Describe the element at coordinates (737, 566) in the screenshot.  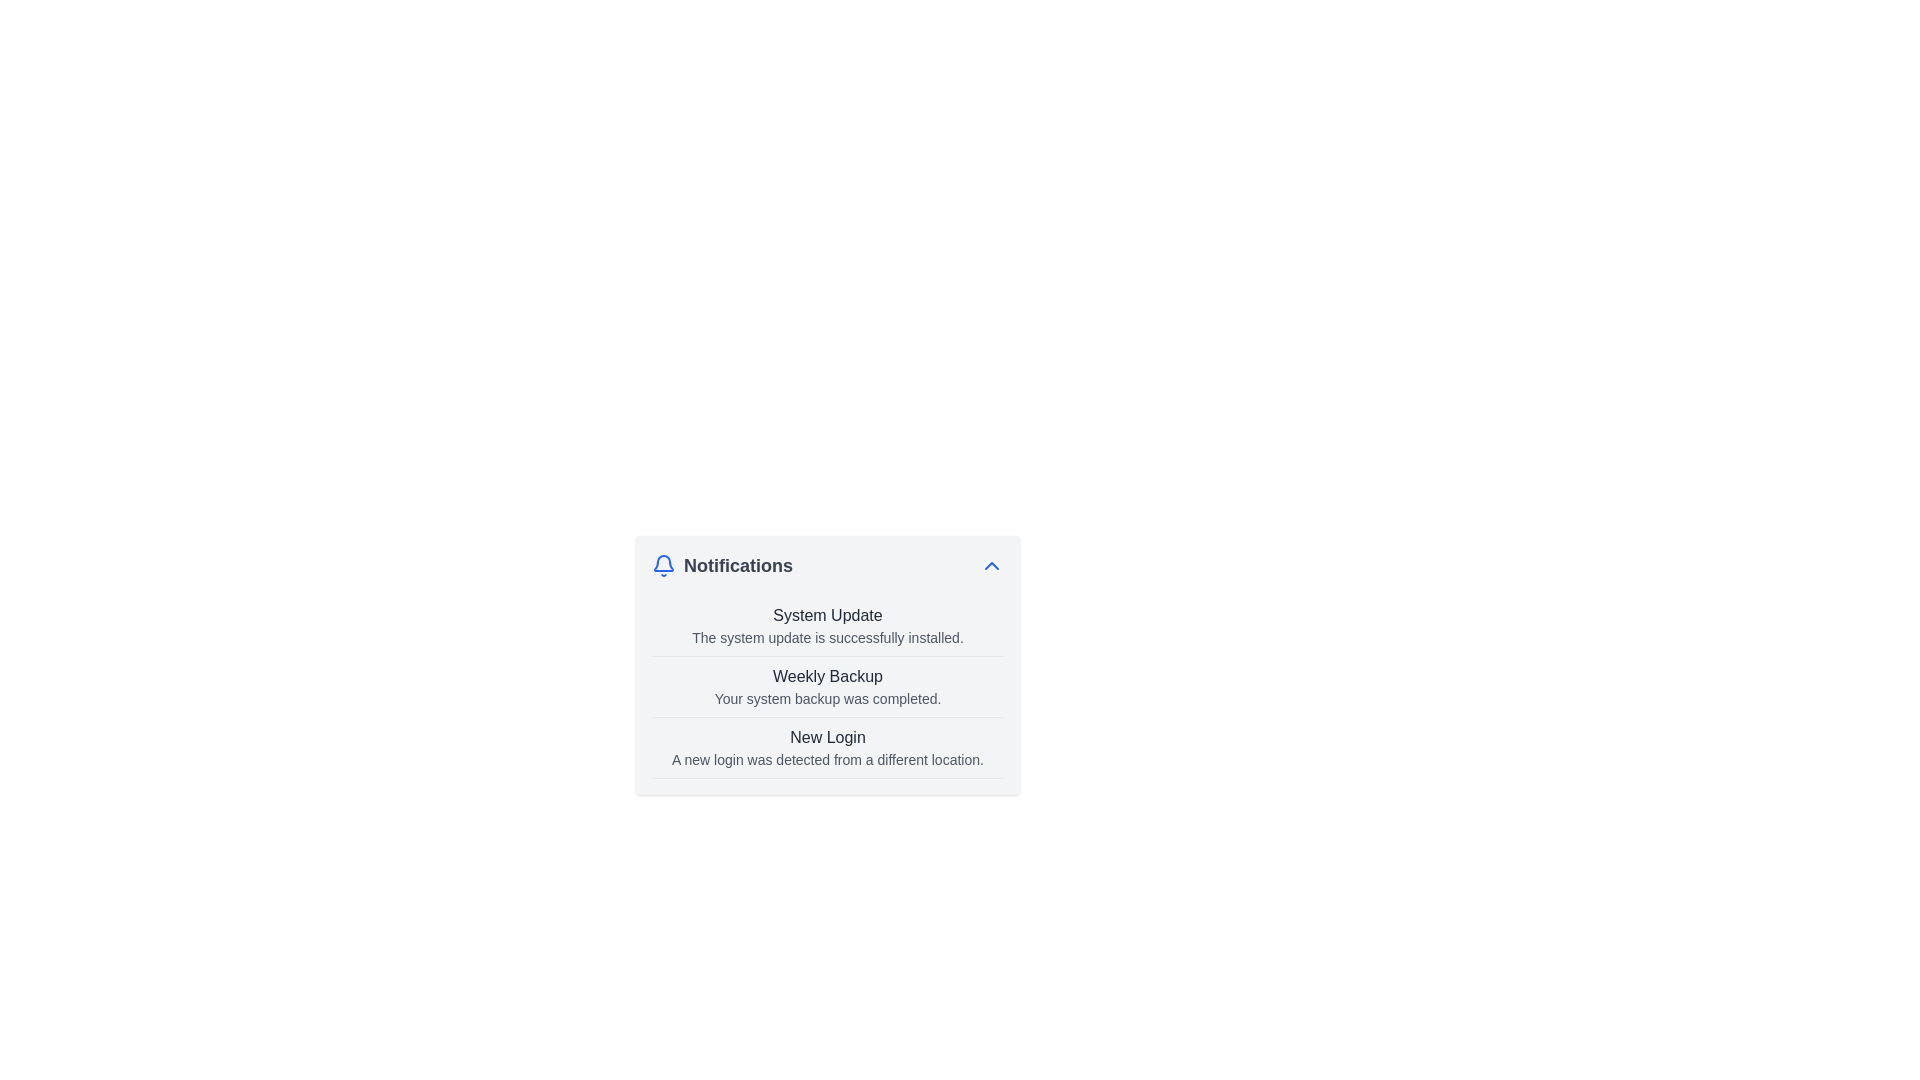
I see `text of the title or header element that identifies the section related to notifications, positioned to the right of a bell icon in the notification panel` at that location.